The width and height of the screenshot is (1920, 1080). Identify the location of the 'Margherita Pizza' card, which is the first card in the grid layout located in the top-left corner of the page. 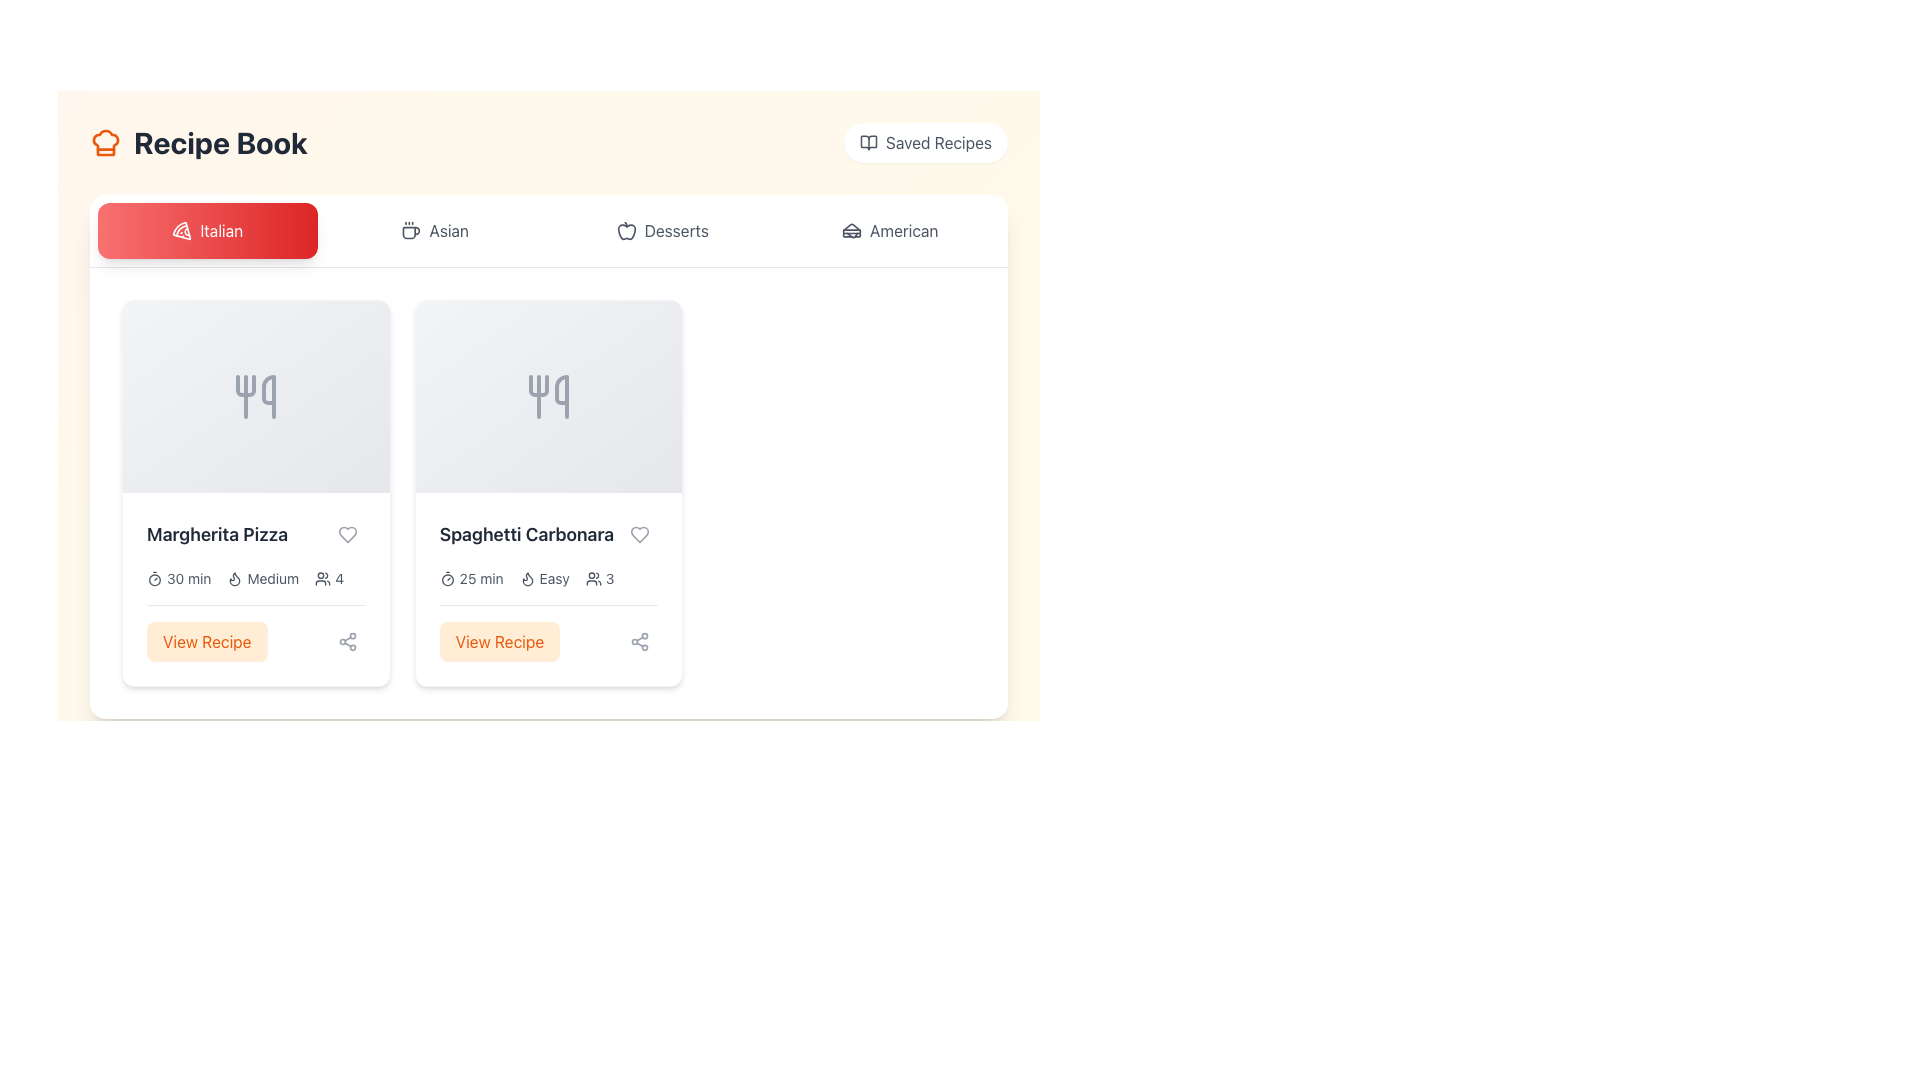
(255, 493).